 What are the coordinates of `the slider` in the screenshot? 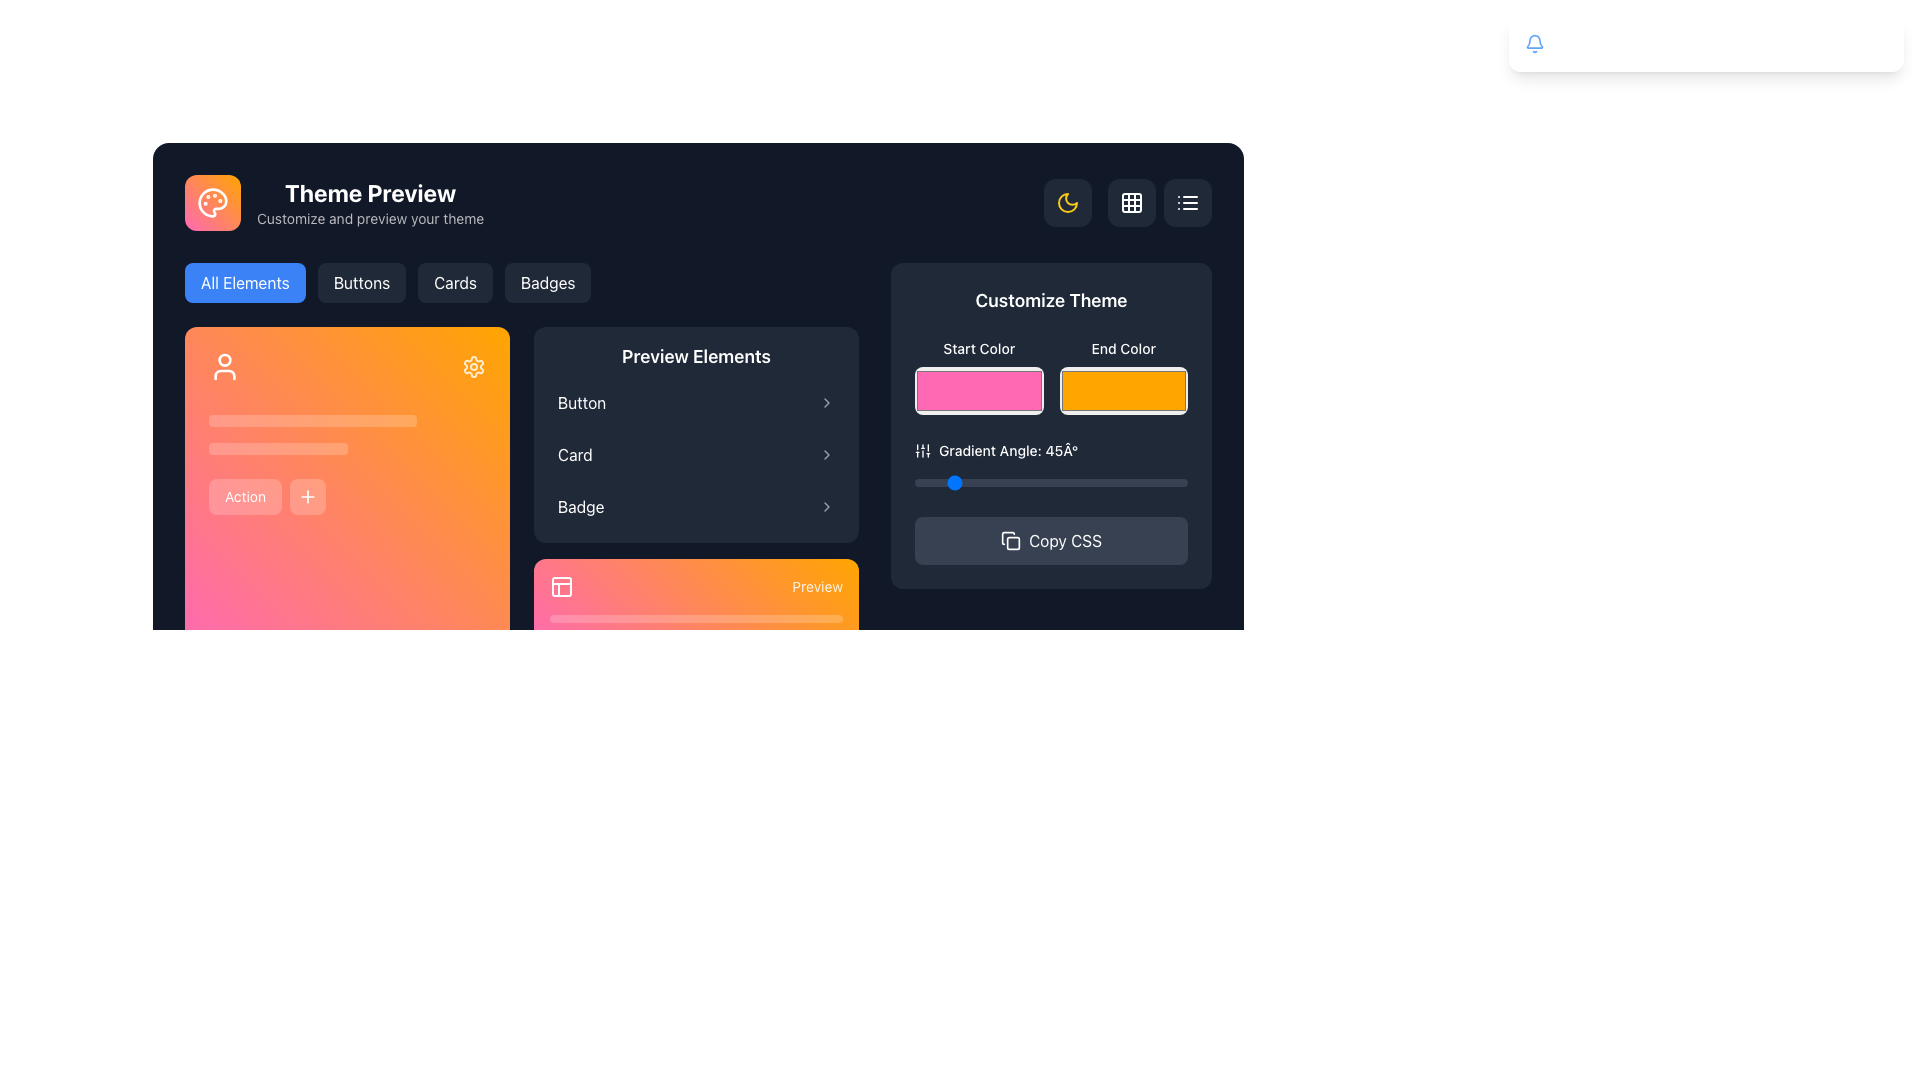 It's located at (221, 419).